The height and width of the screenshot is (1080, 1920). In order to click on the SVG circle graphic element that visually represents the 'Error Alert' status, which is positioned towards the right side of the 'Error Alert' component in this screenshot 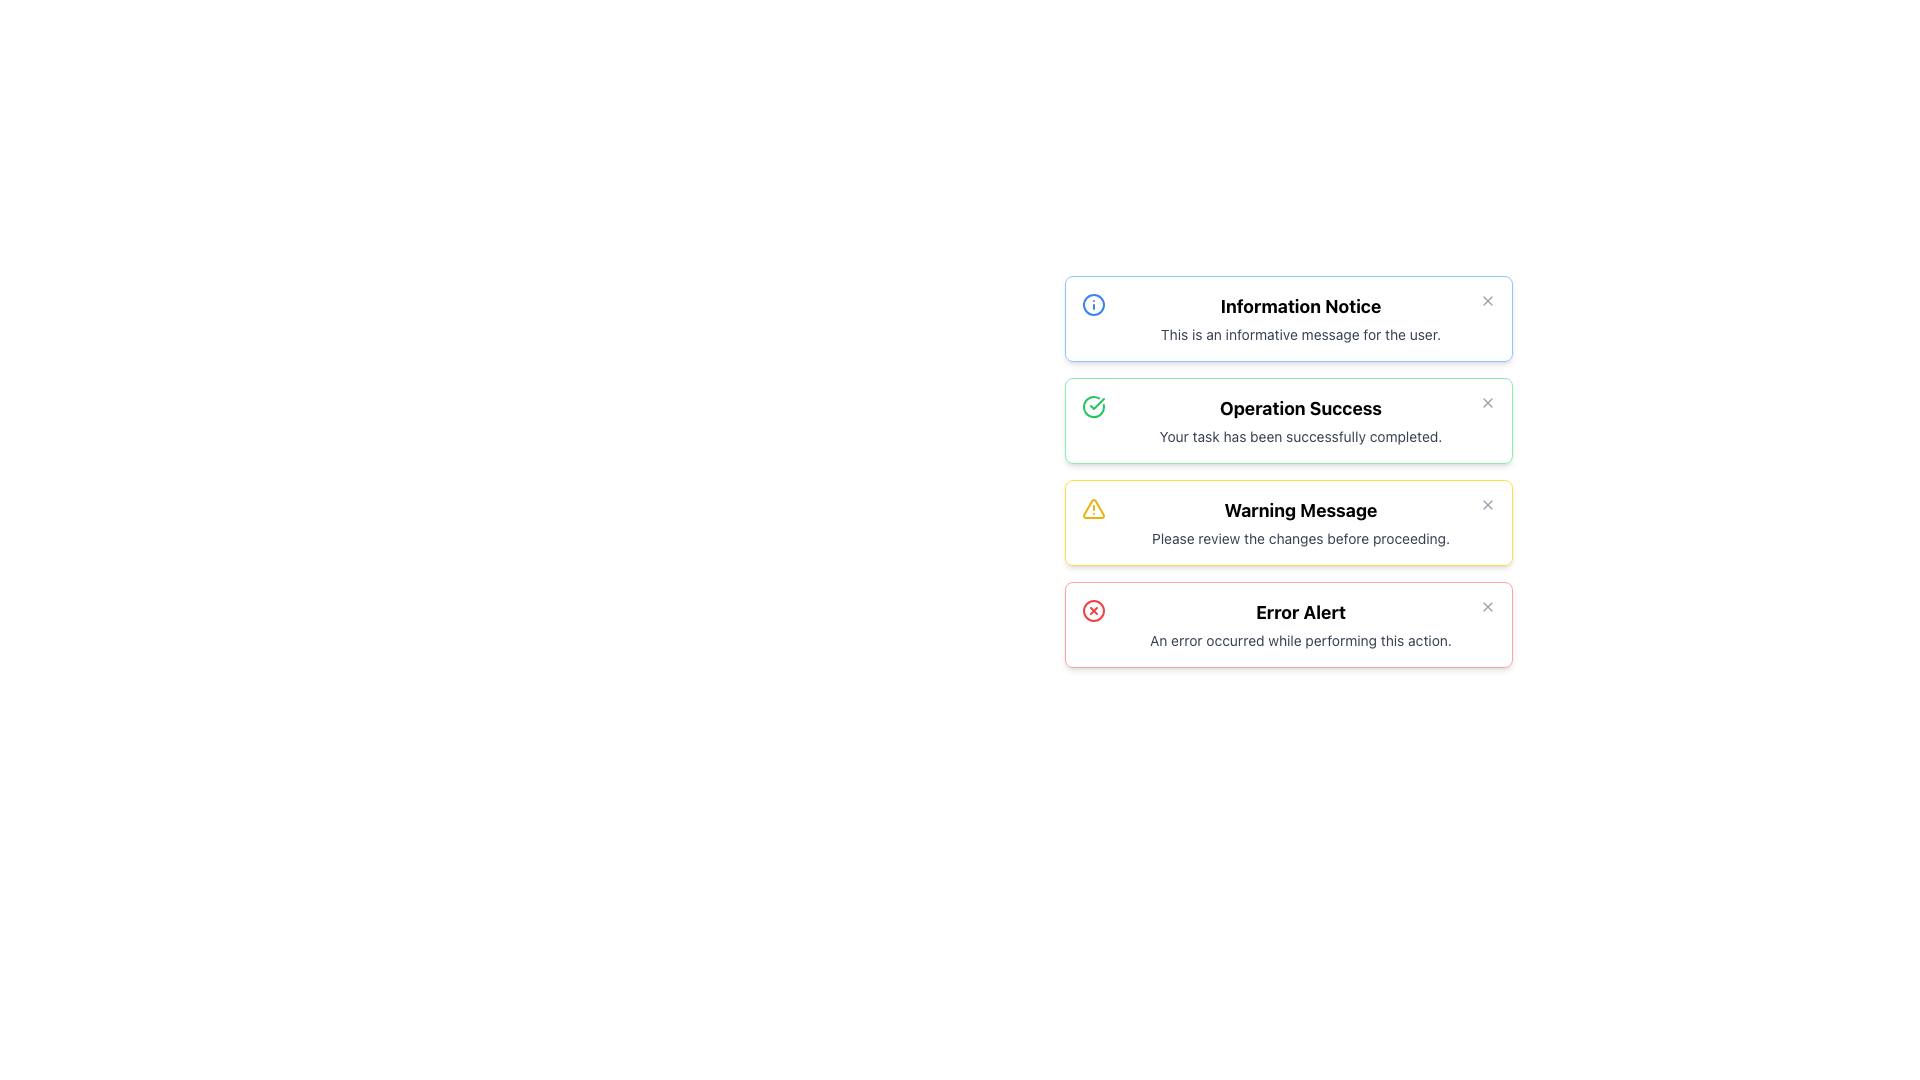, I will do `click(1093, 609)`.